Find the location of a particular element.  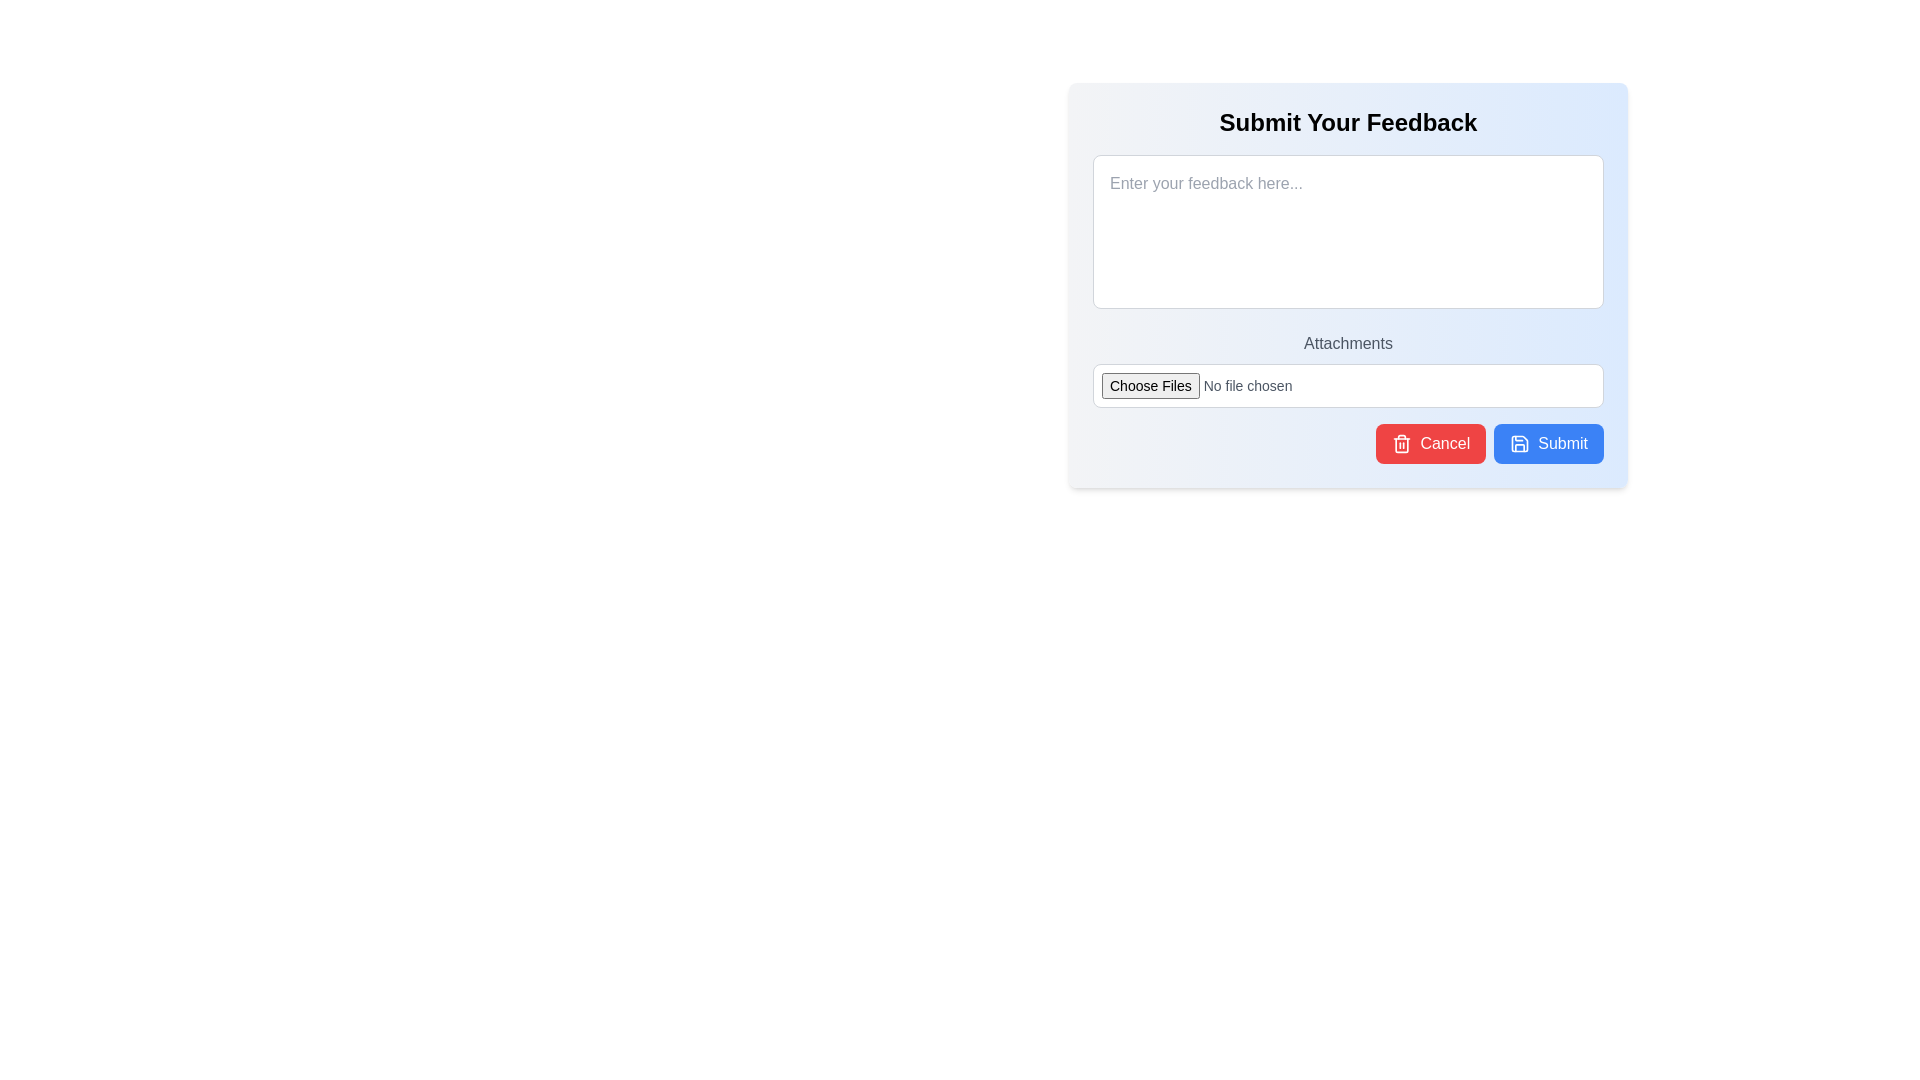

the floppy disk icon located on the blue 'Submit' button adjacent to the 'Submit' text is located at coordinates (1520, 442).